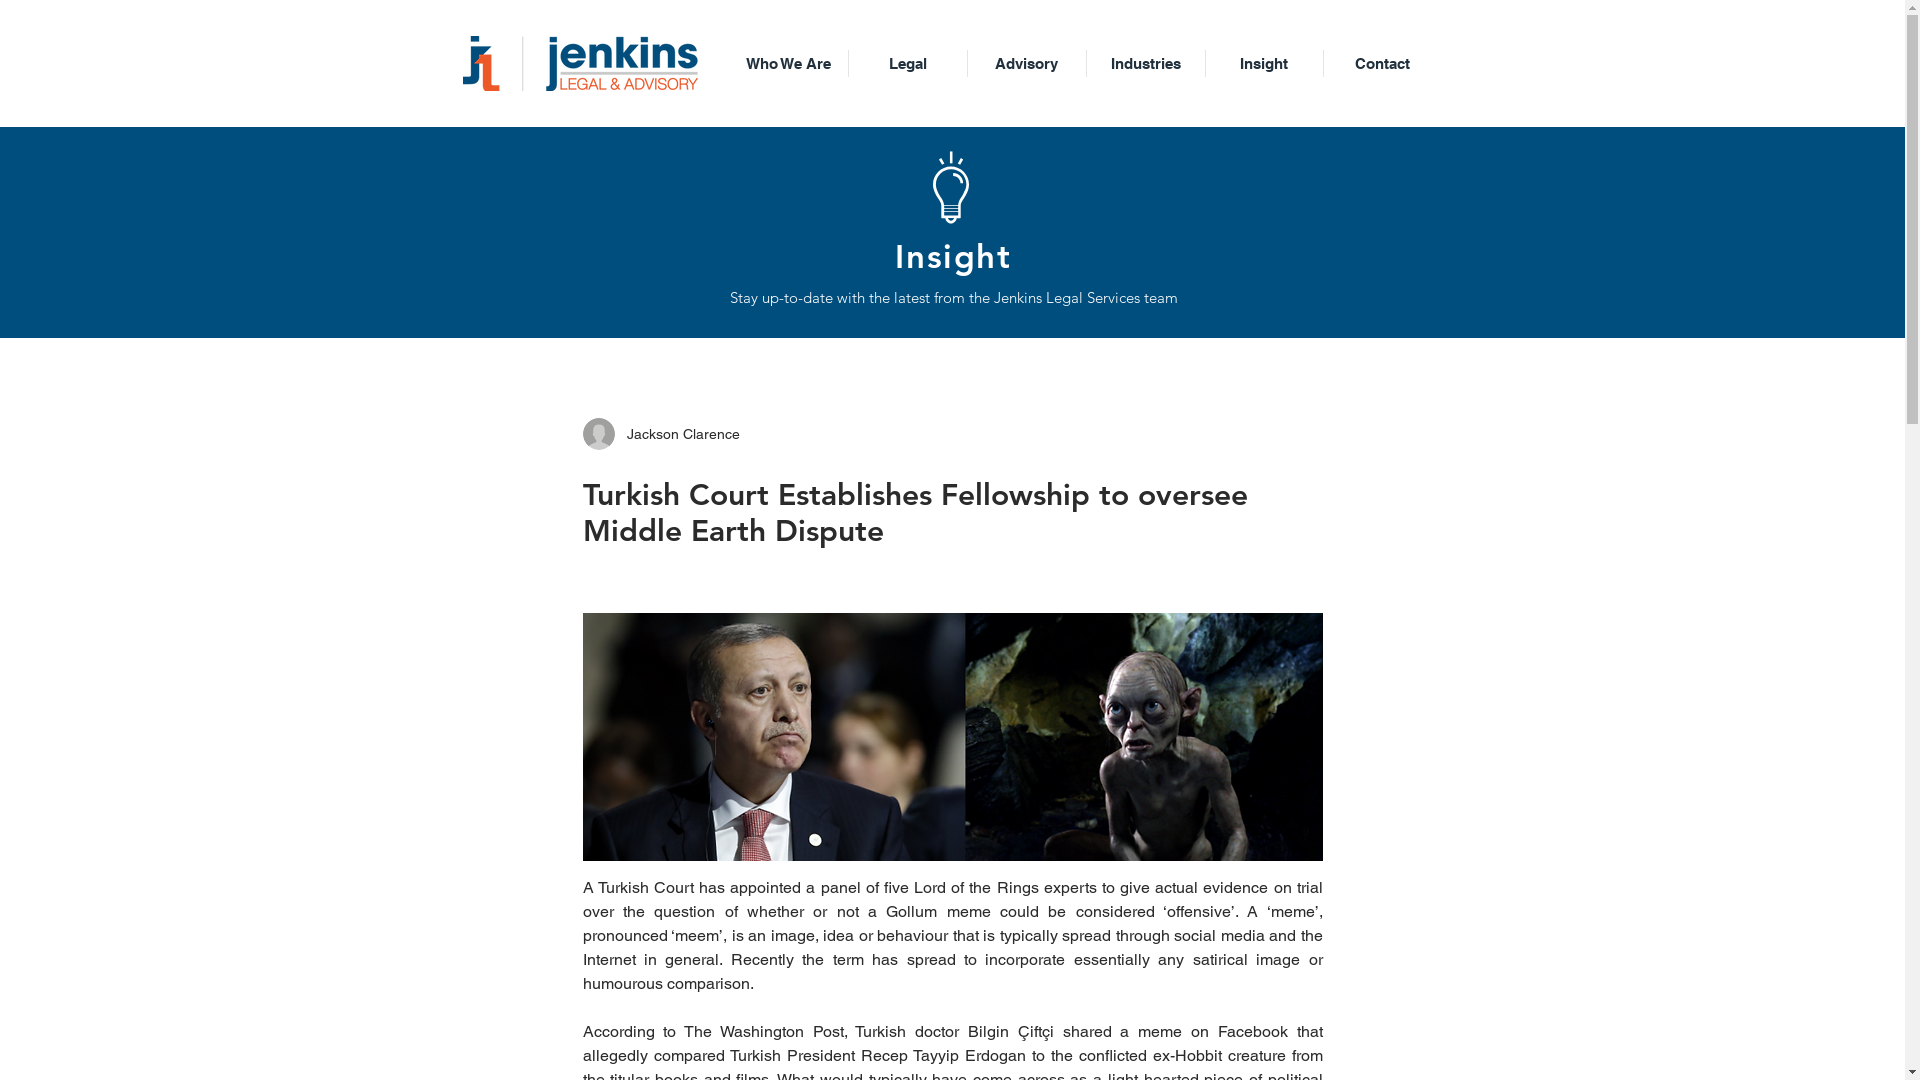  What do you see at coordinates (1263, 62) in the screenshot?
I see `'Insight'` at bounding box center [1263, 62].